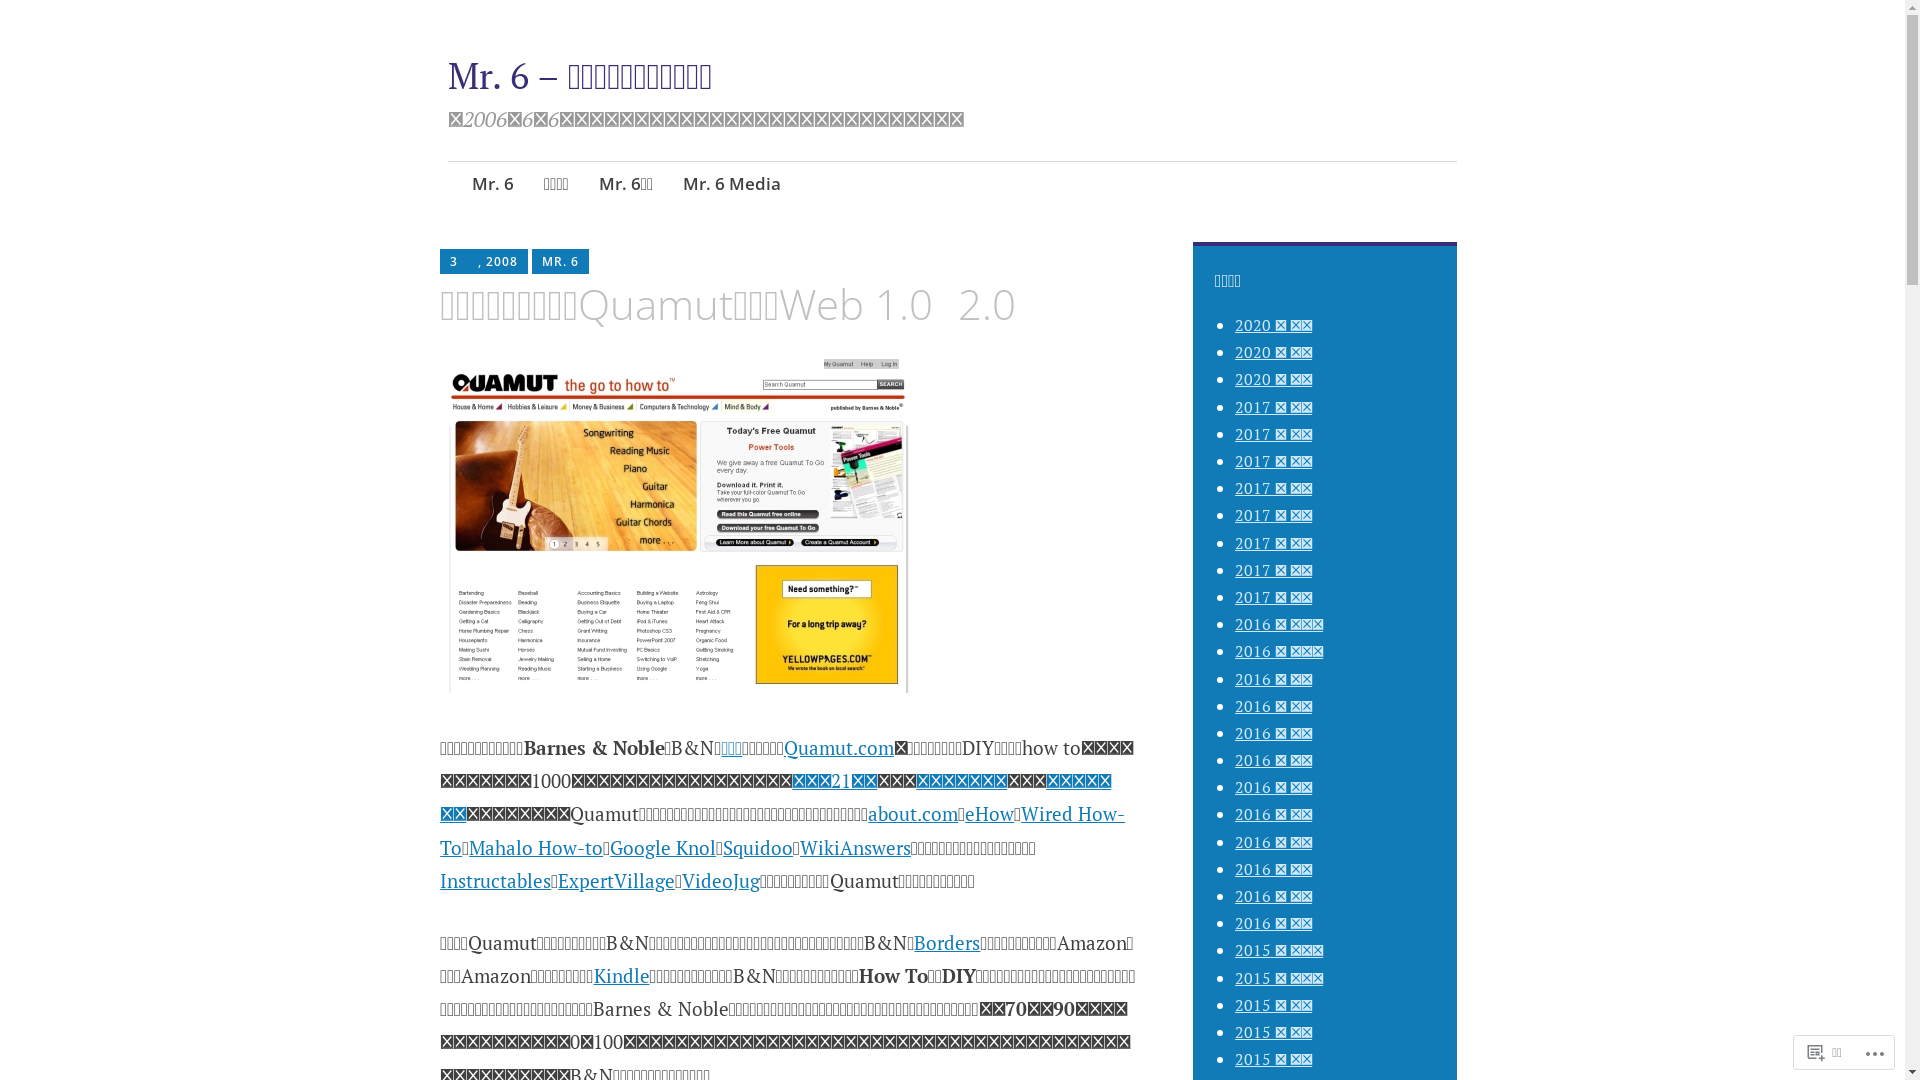  I want to click on 'MR. 6', so click(542, 260).